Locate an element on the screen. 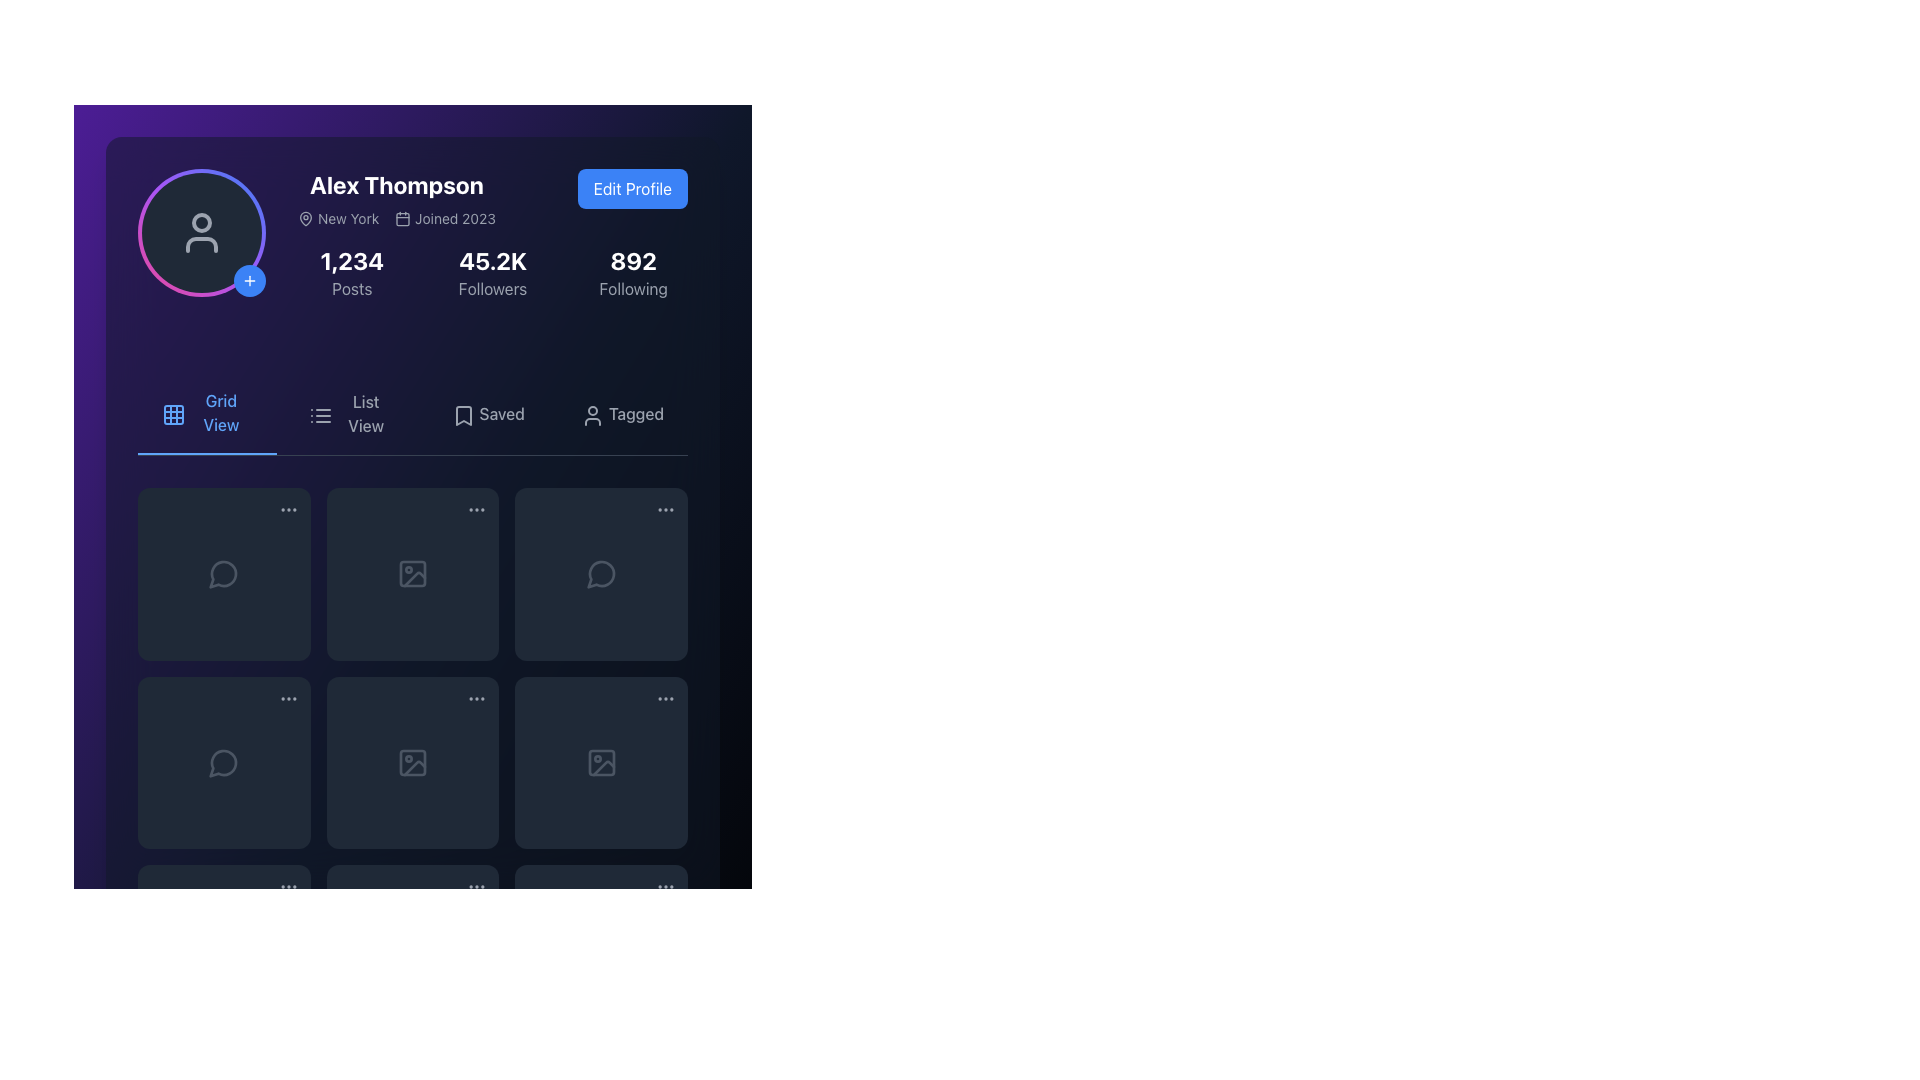 The height and width of the screenshot is (1080, 1920). the rectangular shape element with rounded corners, which is part of an image icon located in the second row and third column of the grid layout is located at coordinates (411, 763).